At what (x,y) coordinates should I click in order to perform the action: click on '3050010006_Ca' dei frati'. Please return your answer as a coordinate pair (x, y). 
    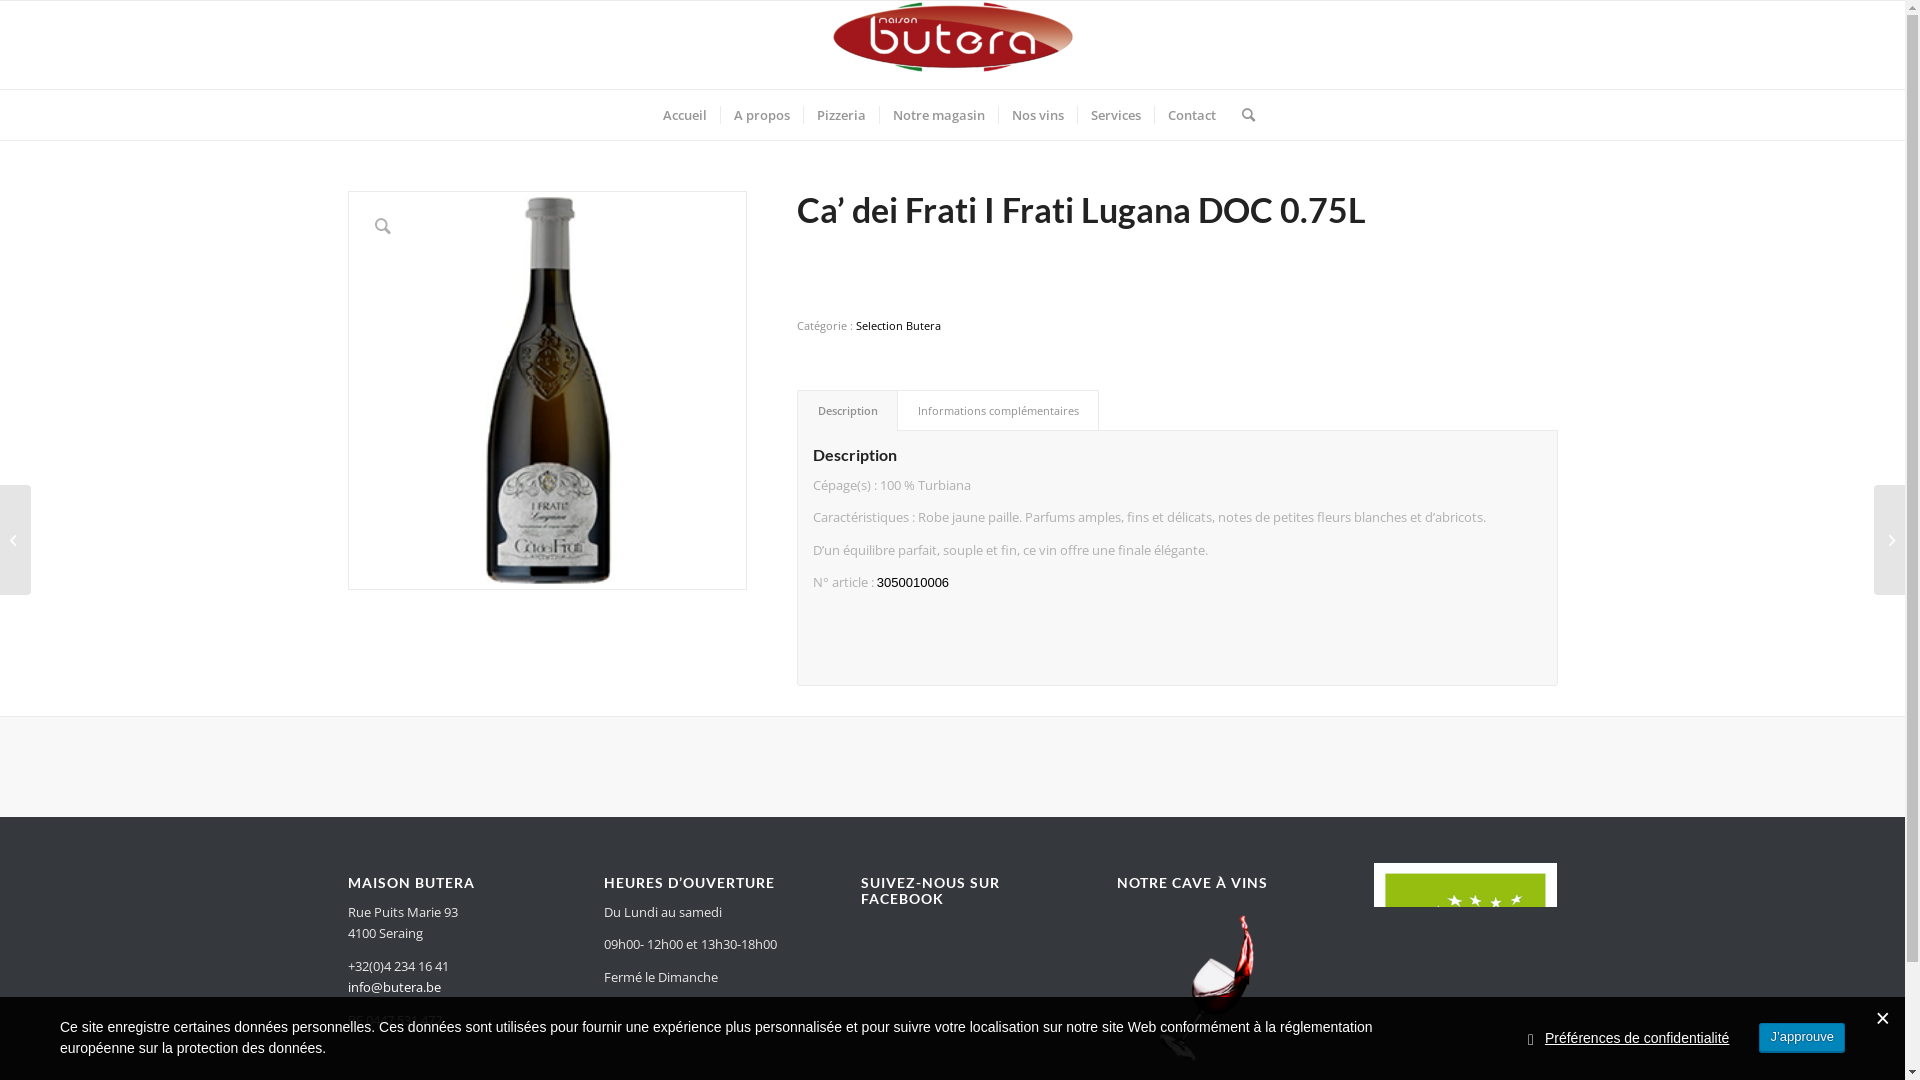
    Looking at the image, I should click on (547, 390).